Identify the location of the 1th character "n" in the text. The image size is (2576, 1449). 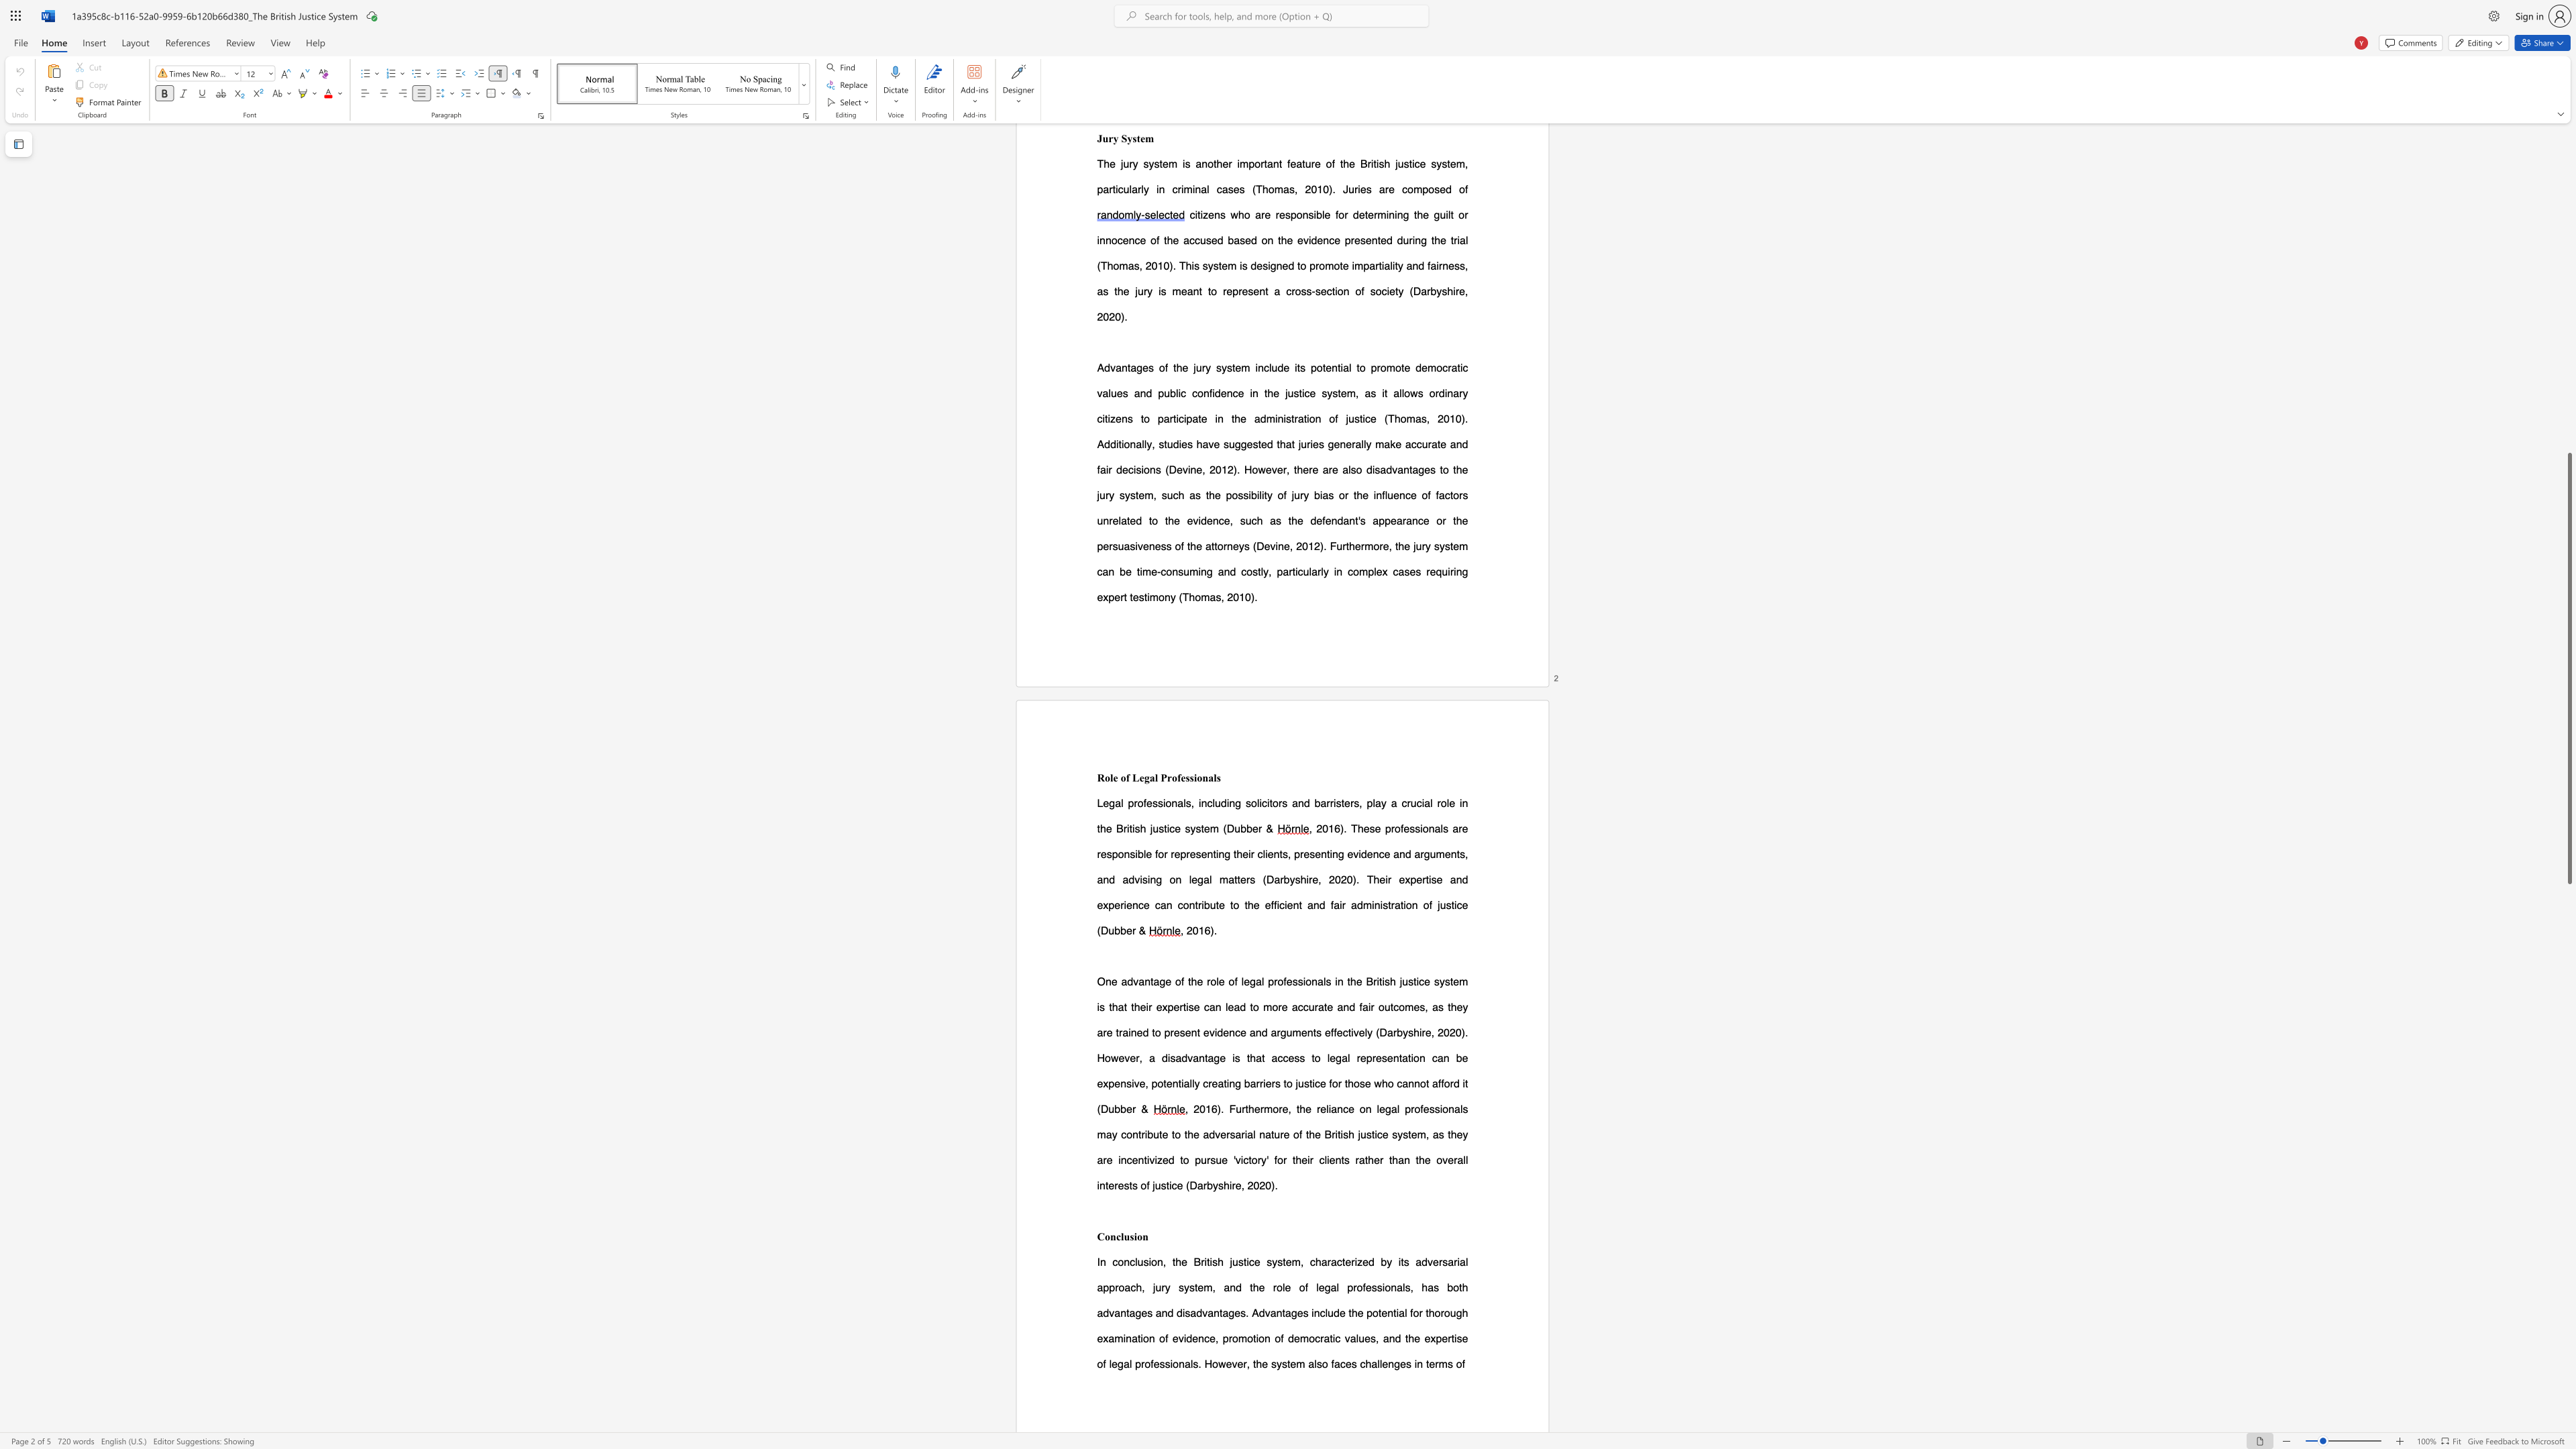
(1431, 828).